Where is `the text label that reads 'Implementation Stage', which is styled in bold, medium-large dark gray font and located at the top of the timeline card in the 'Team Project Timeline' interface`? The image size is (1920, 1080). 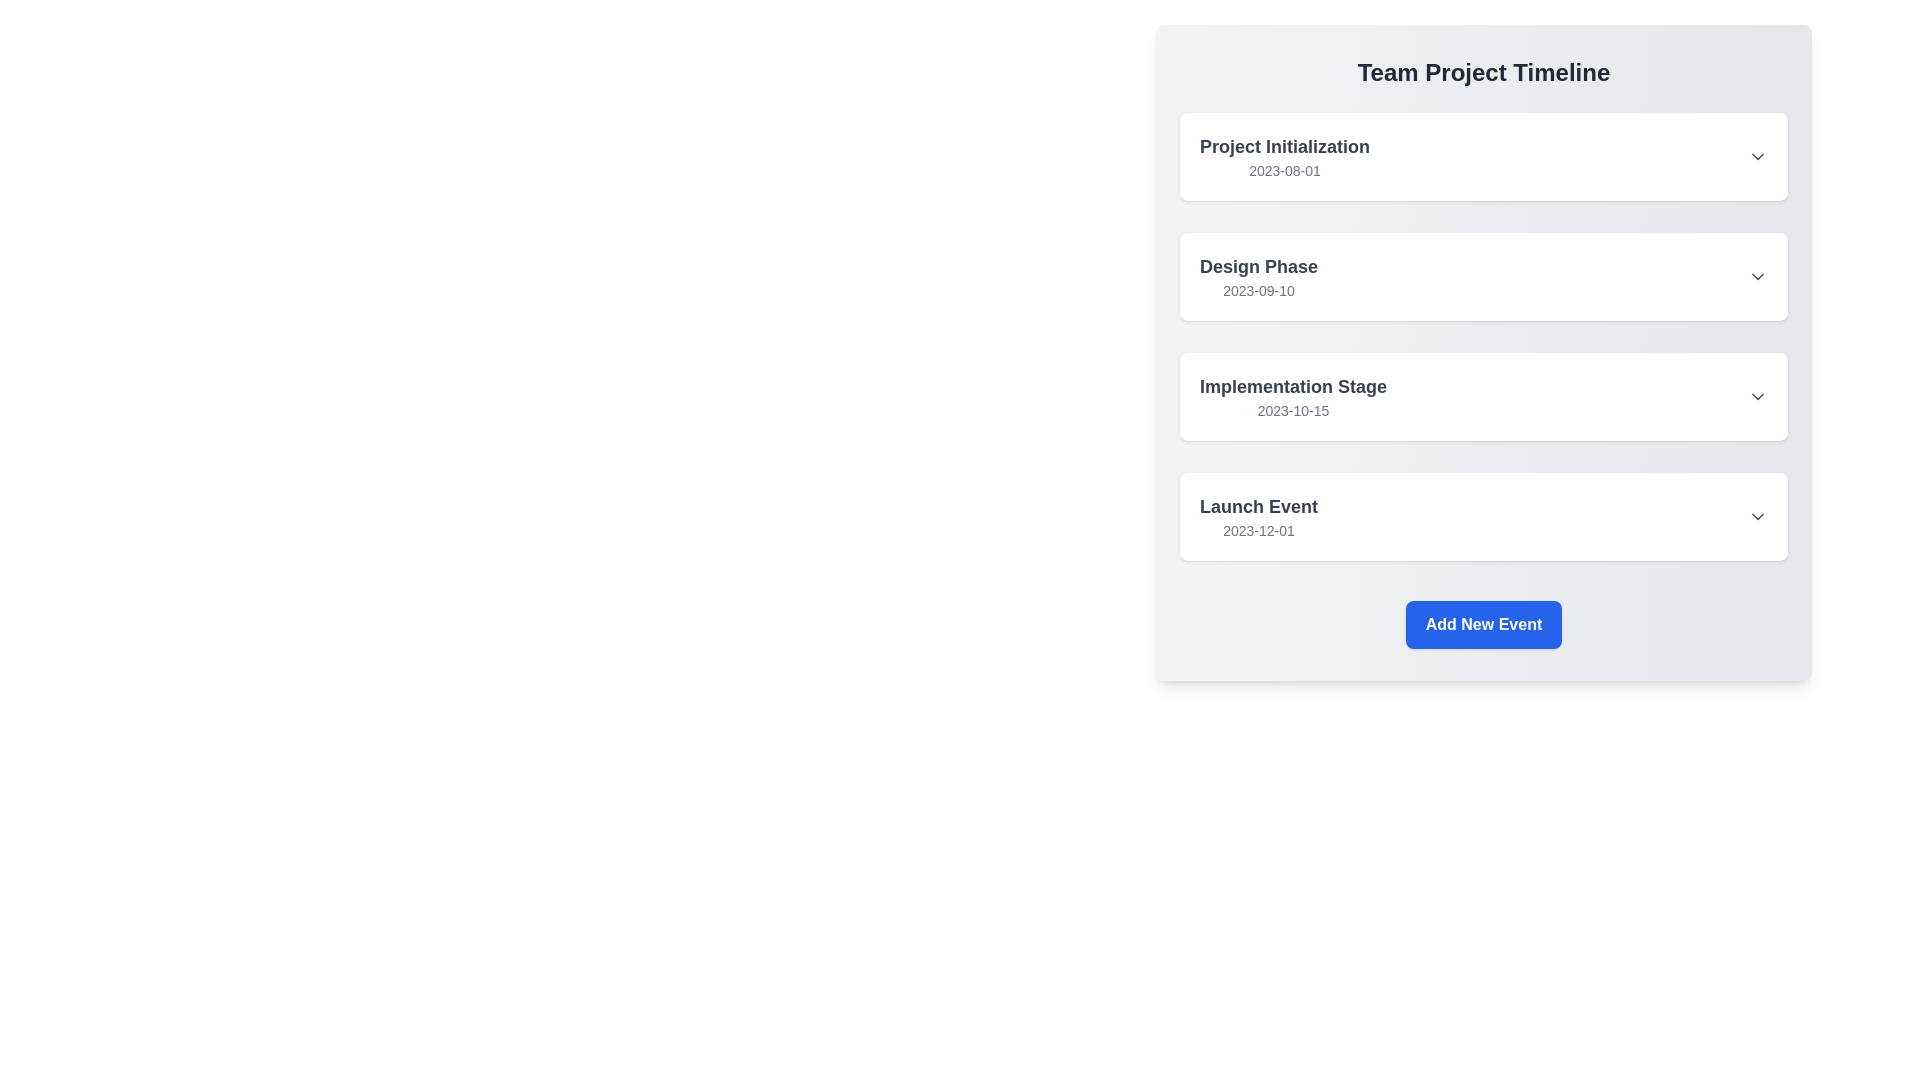
the text label that reads 'Implementation Stage', which is styled in bold, medium-large dark gray font and located at the top of the timeline card in the 'Team Project Timeline' interface is located at coordinates (1293, 386).